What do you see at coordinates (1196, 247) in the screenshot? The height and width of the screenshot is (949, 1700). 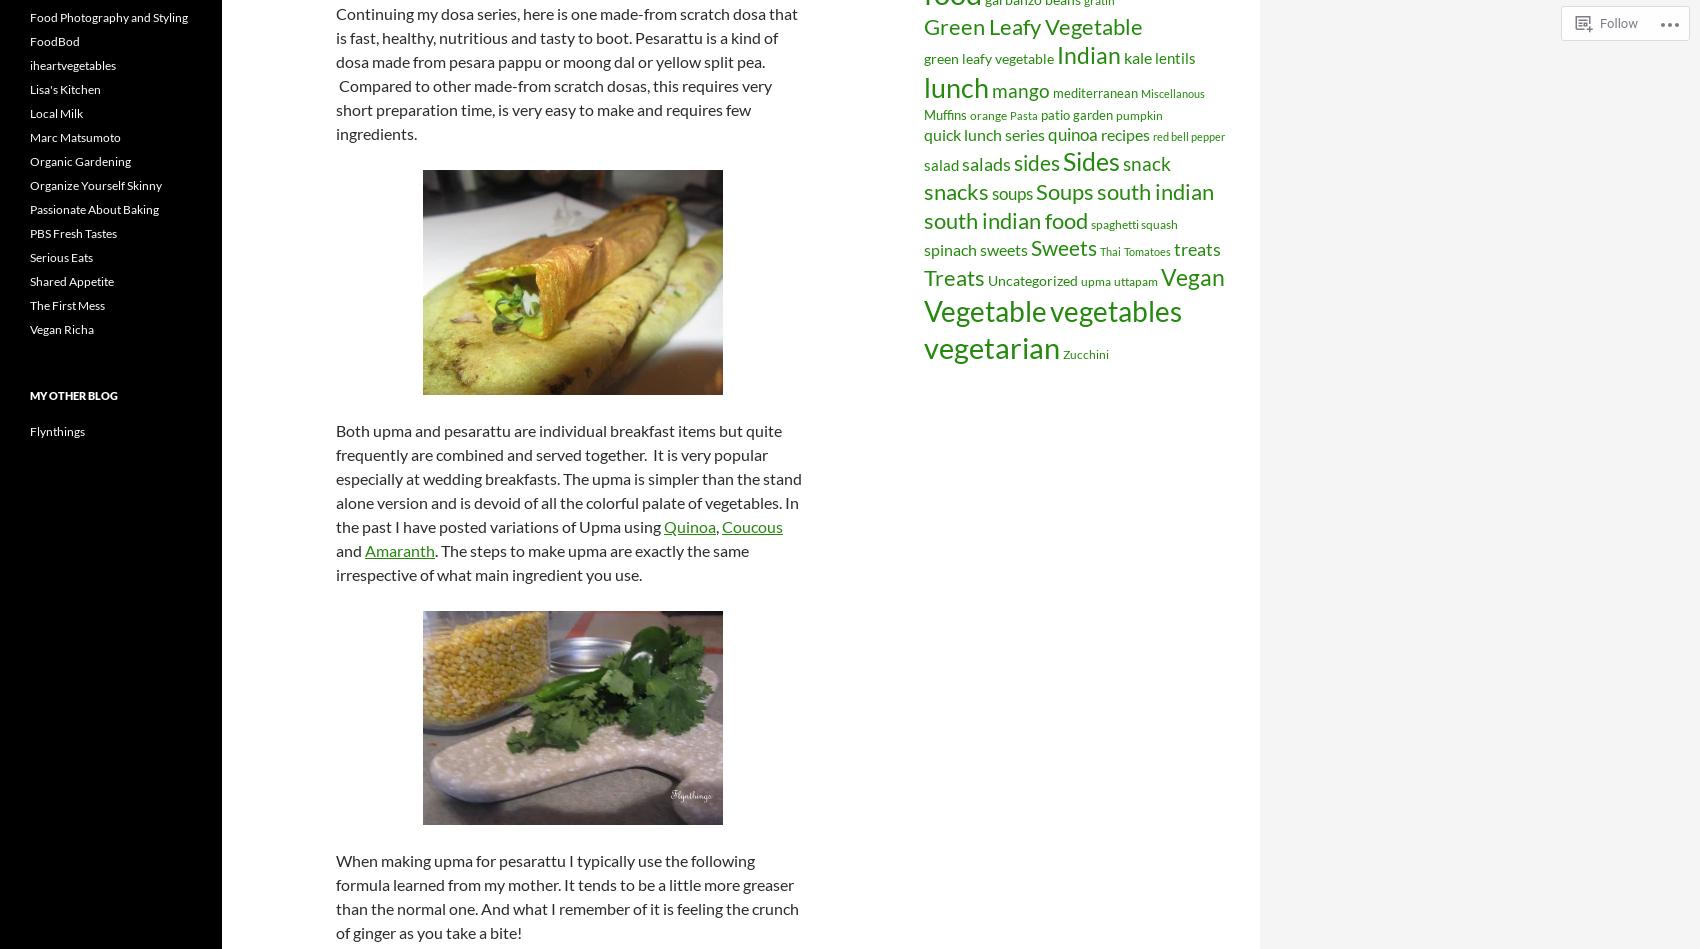 I see `'treats'` at bounding box center [1196, 247].